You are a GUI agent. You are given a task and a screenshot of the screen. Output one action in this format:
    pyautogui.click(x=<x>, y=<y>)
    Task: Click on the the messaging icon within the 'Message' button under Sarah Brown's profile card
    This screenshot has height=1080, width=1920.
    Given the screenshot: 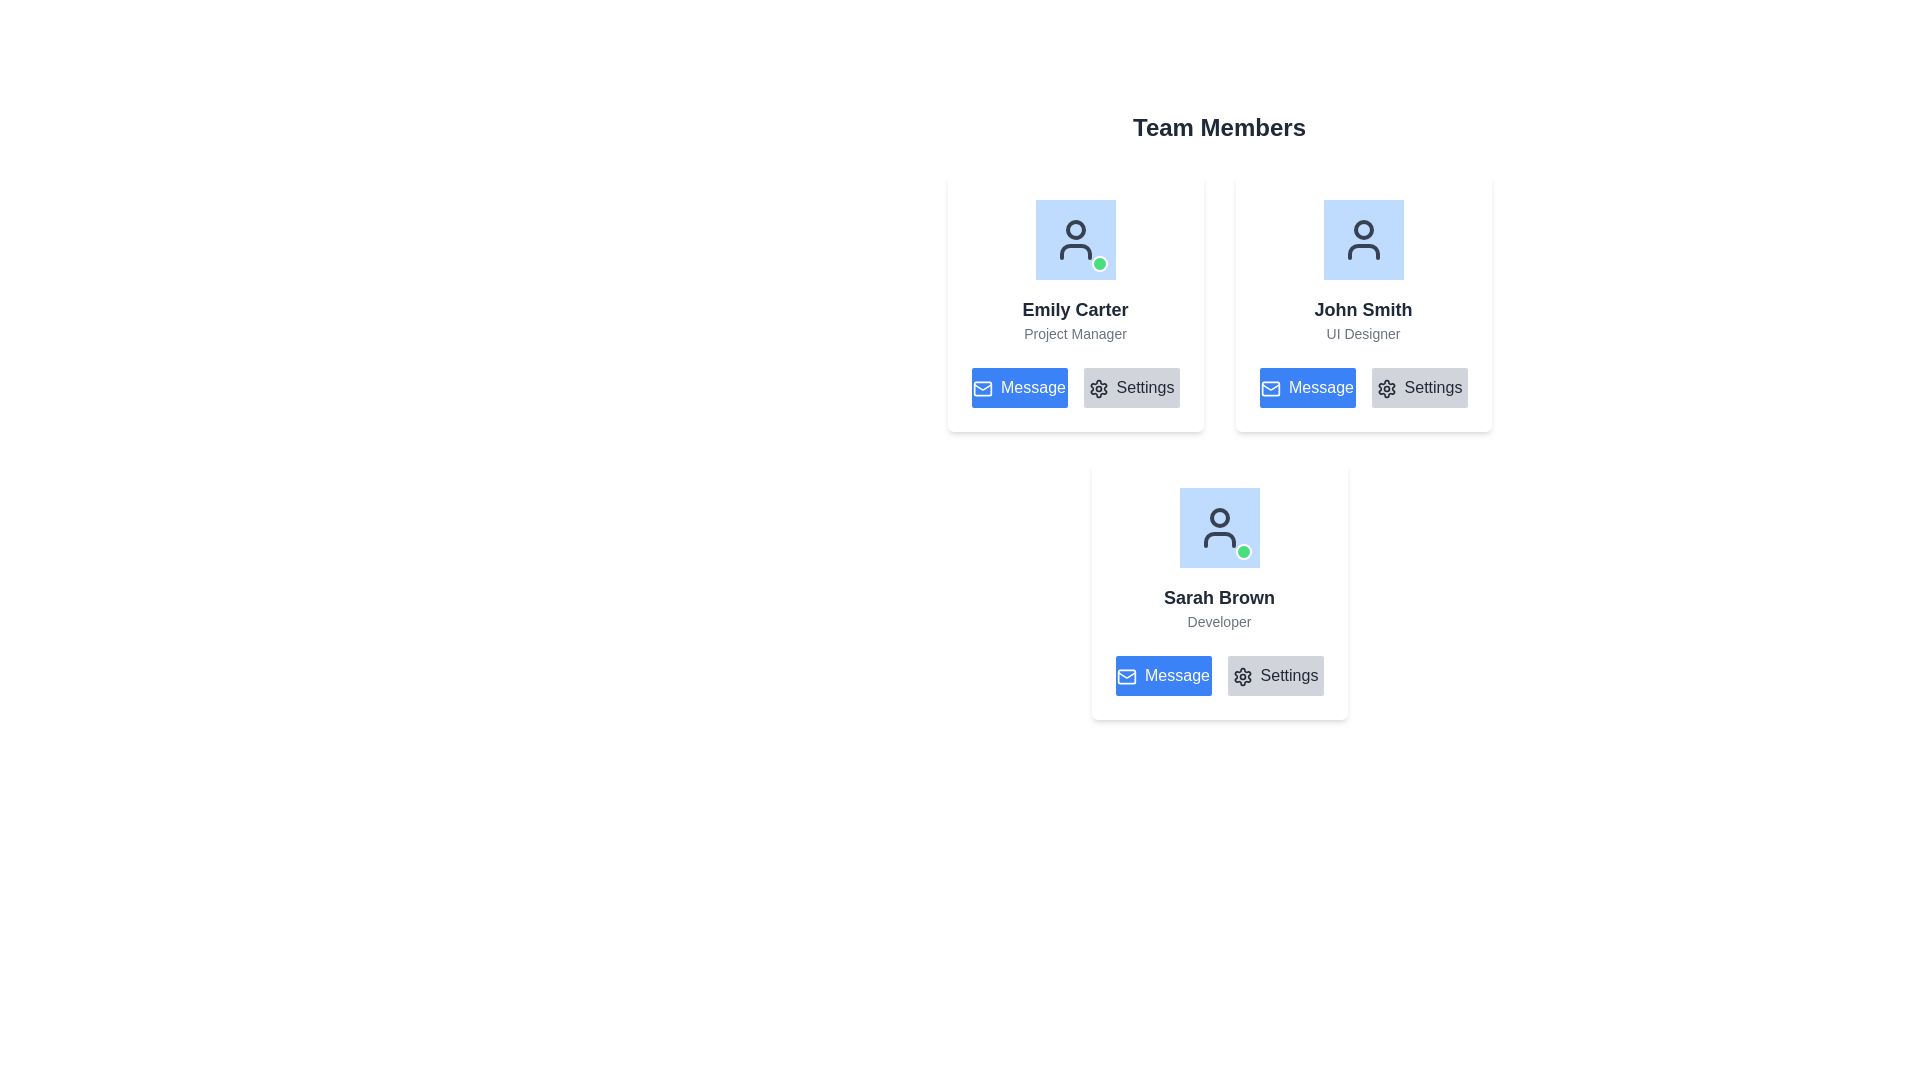 What is the action you would take?
    pyautogui.click(x=1127, y=675)
    